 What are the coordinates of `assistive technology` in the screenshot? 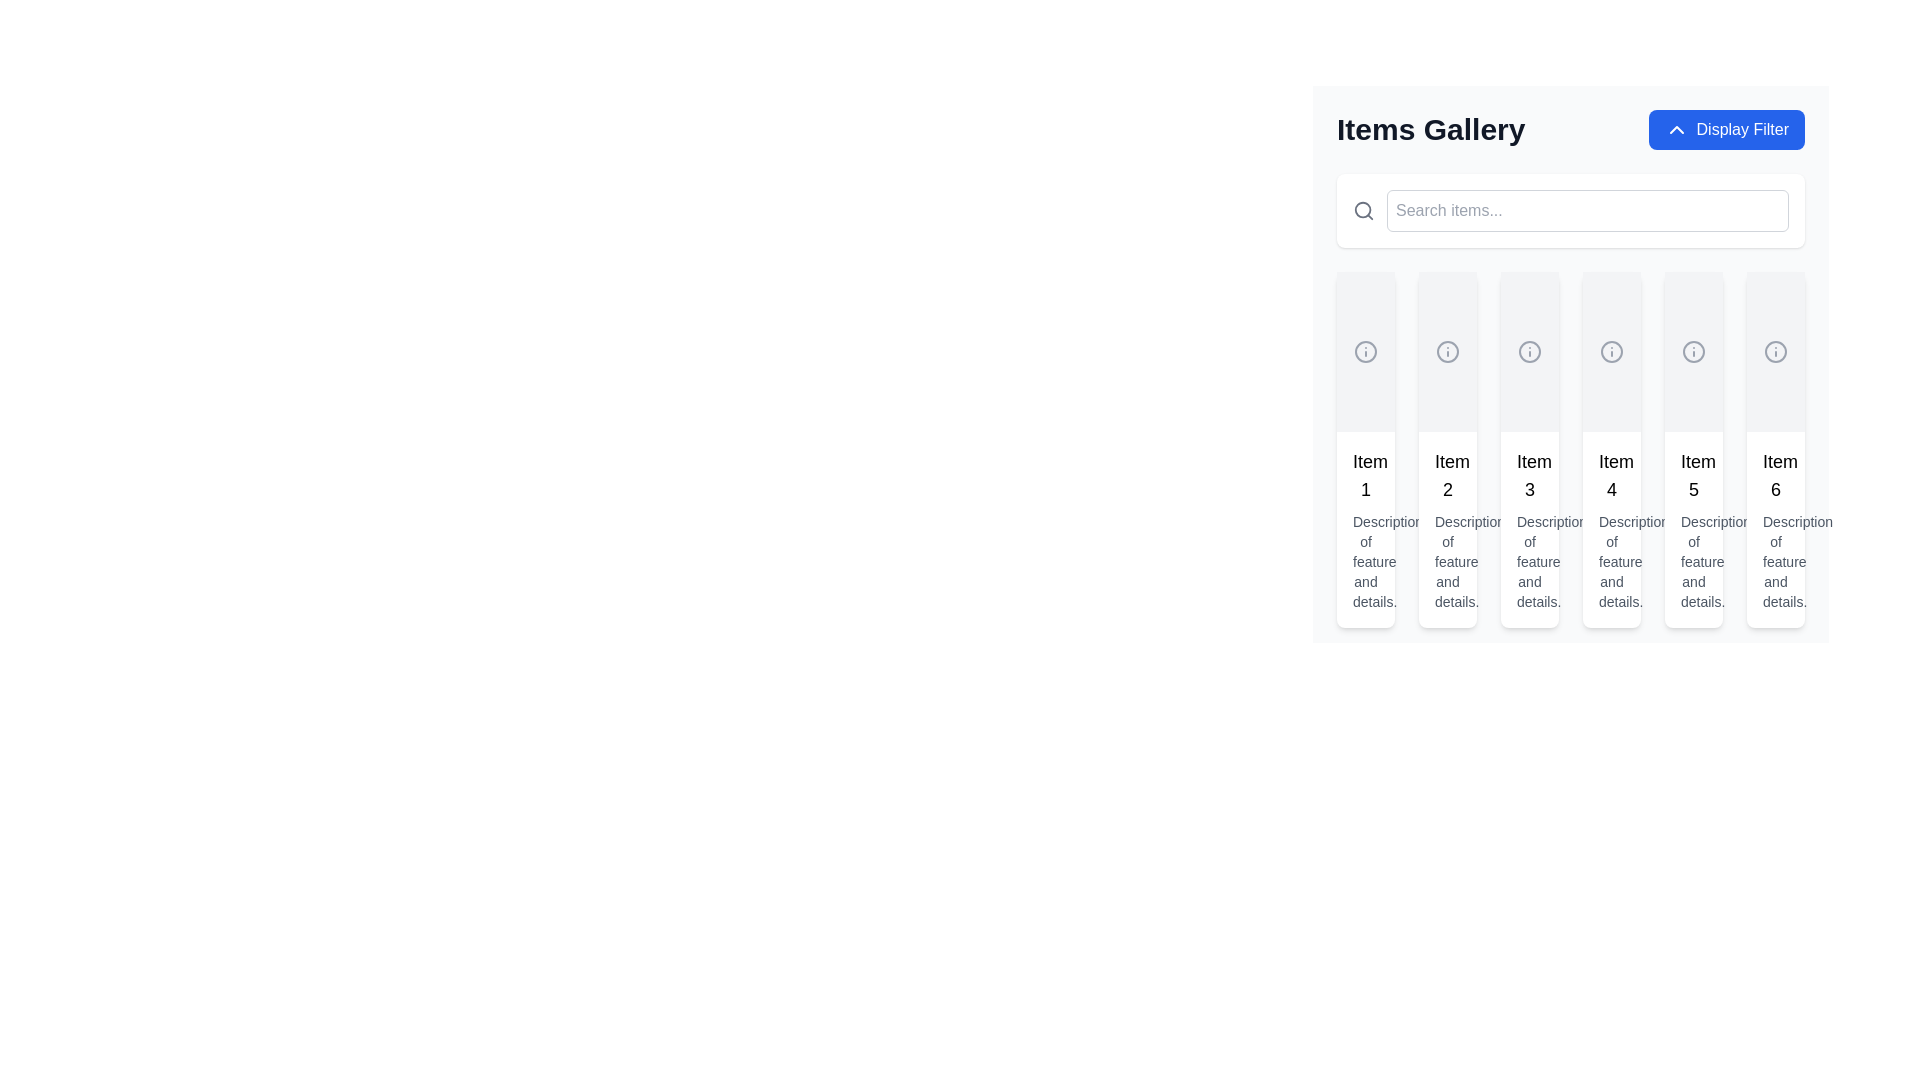 It's located at (1776, 562).